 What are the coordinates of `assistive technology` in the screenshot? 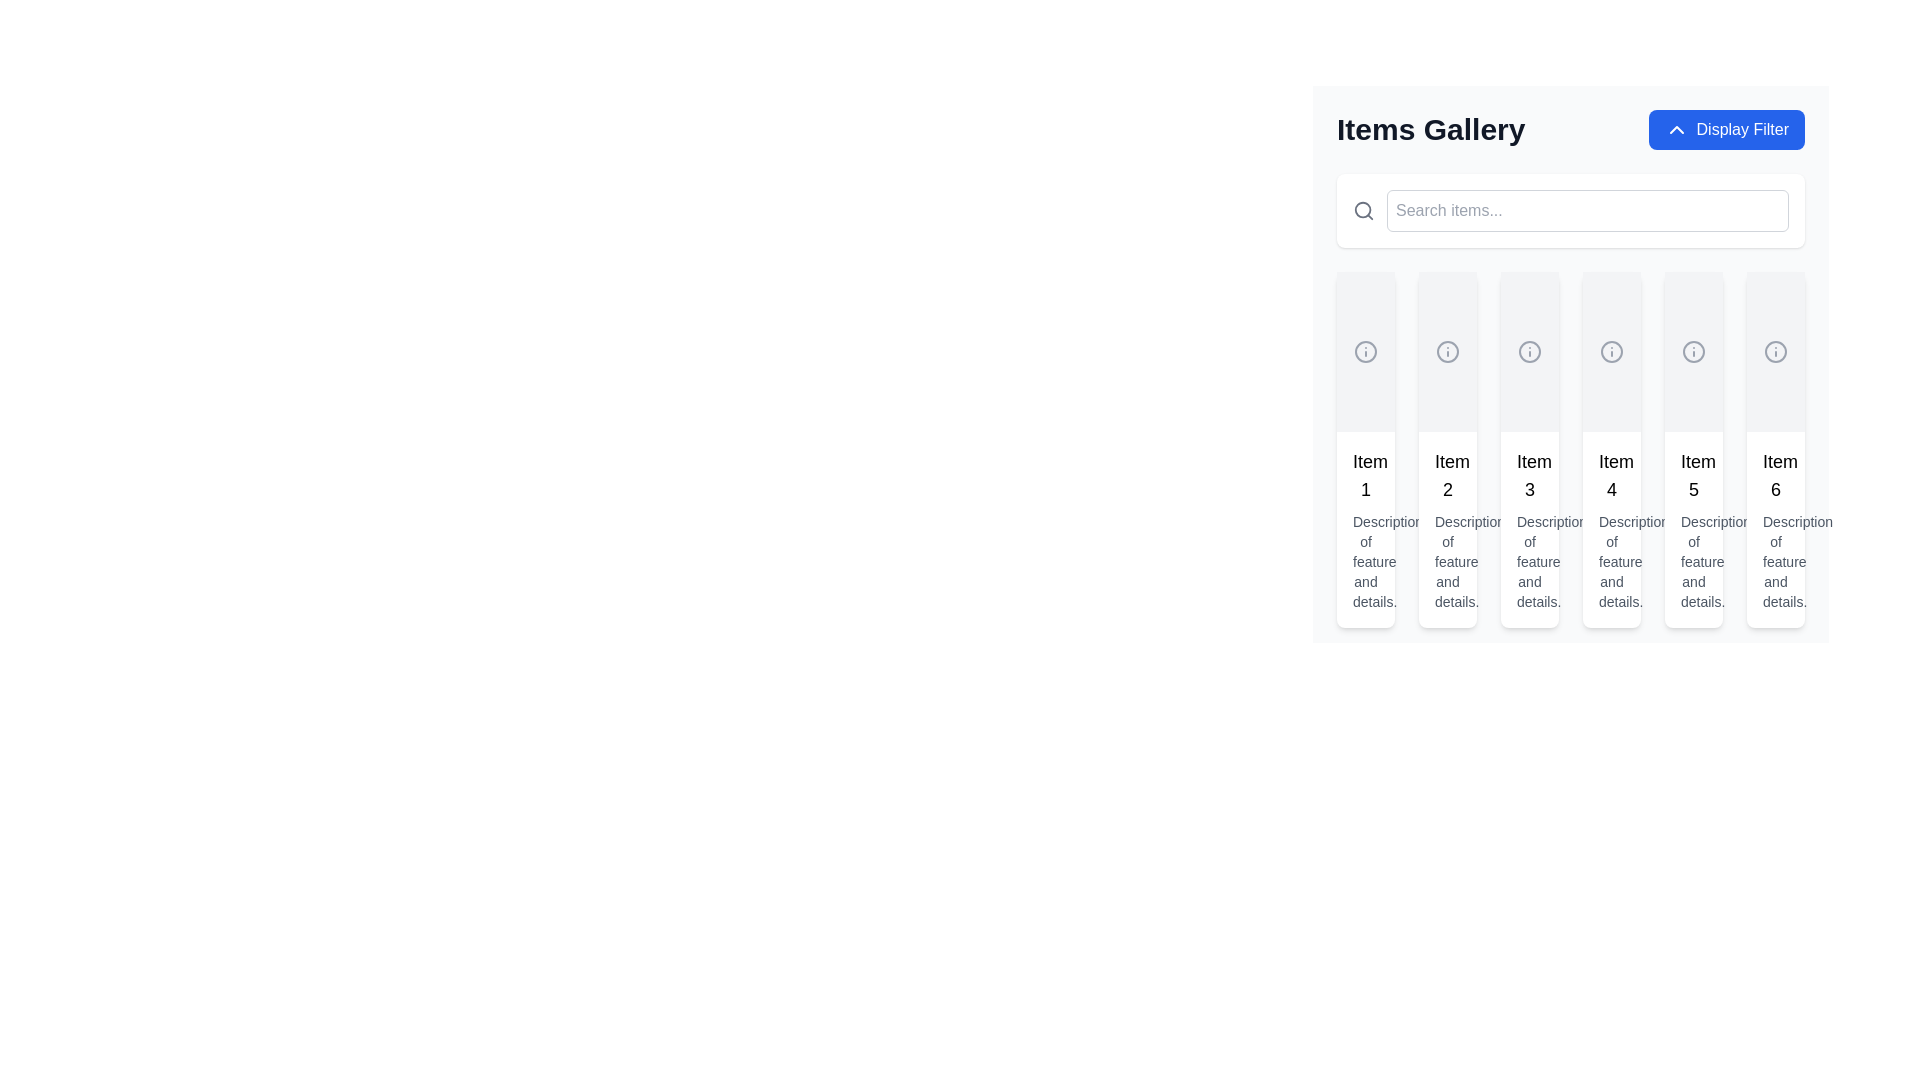 It's located at (1776, 562).